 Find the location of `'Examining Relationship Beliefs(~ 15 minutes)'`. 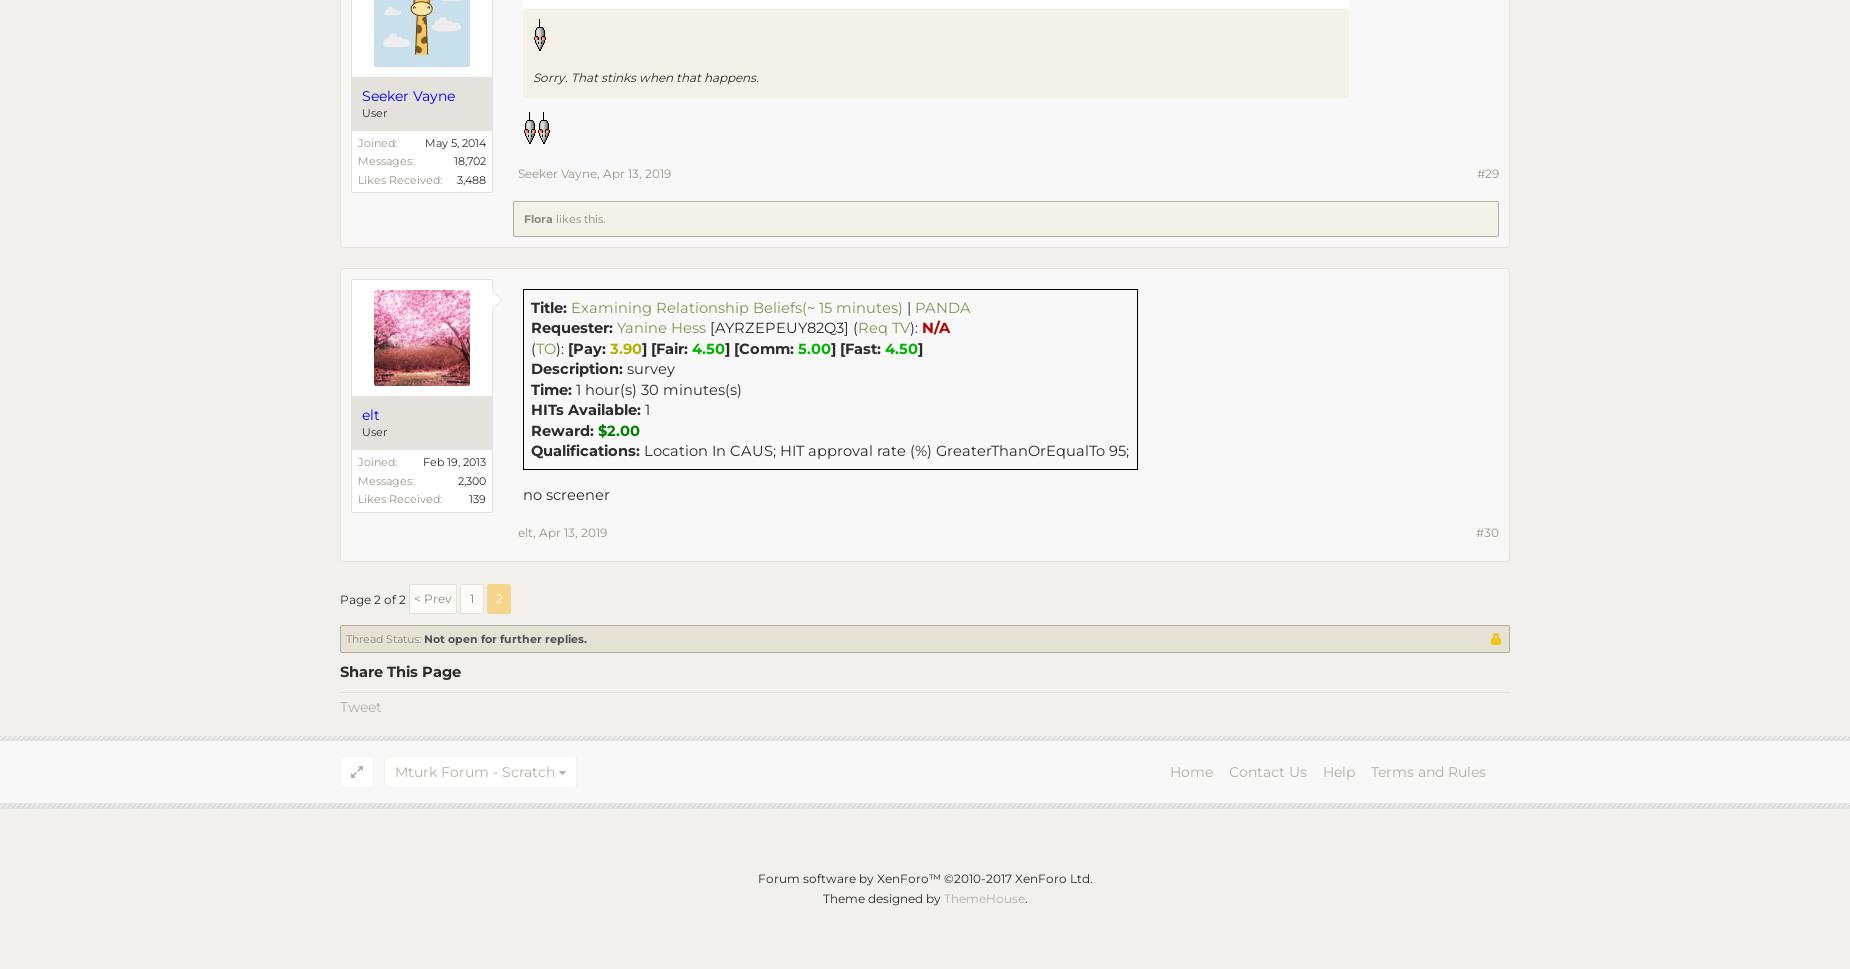

'Examining Relationship Beliefs(~ 15 minutes)' is located at coordinates (737, 306).